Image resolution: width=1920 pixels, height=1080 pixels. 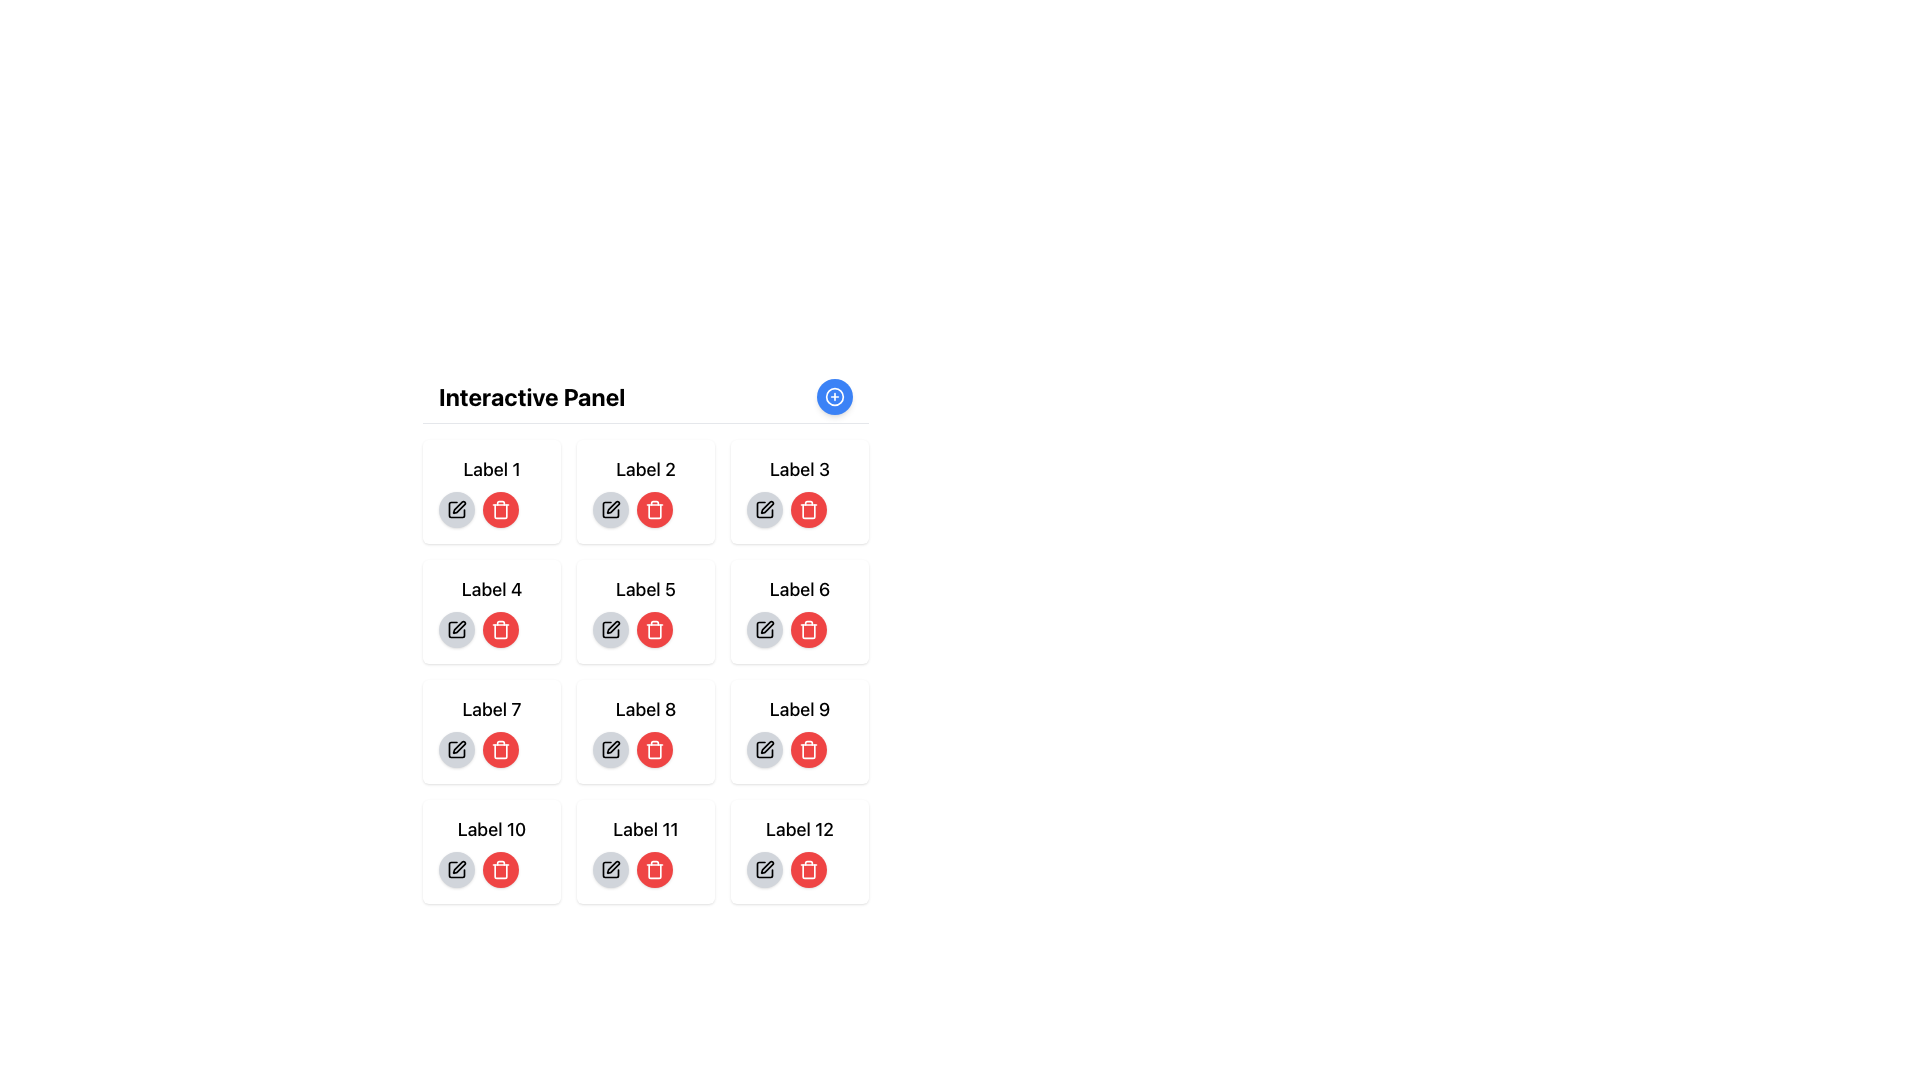 I want to click on the circular edit button with a pen icon located in the sixth cell of the grid under the 'Interactive Panel' heading, so click(x=763, y=628).